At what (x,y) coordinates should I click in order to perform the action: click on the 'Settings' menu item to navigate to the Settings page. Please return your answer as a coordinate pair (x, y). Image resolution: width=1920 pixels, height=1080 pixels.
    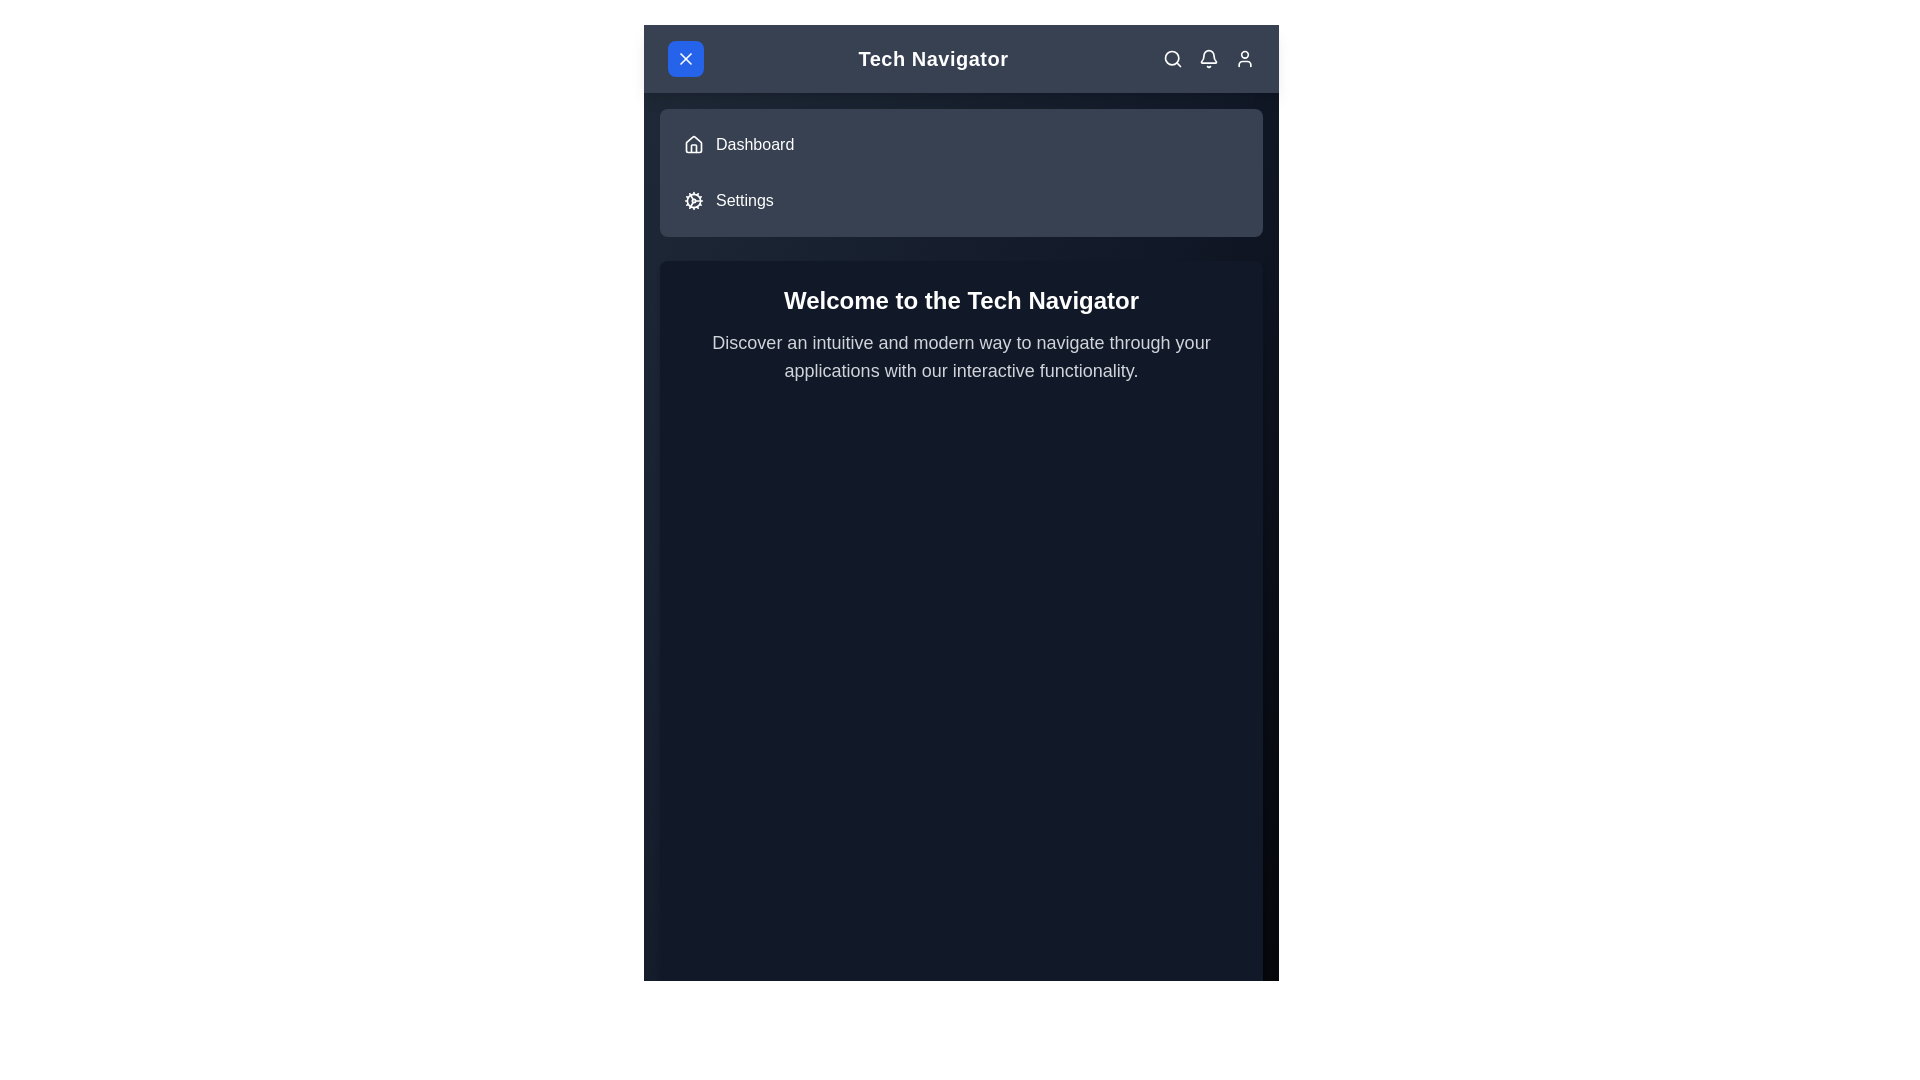
    Looking at the image, I should click on (743, 200).